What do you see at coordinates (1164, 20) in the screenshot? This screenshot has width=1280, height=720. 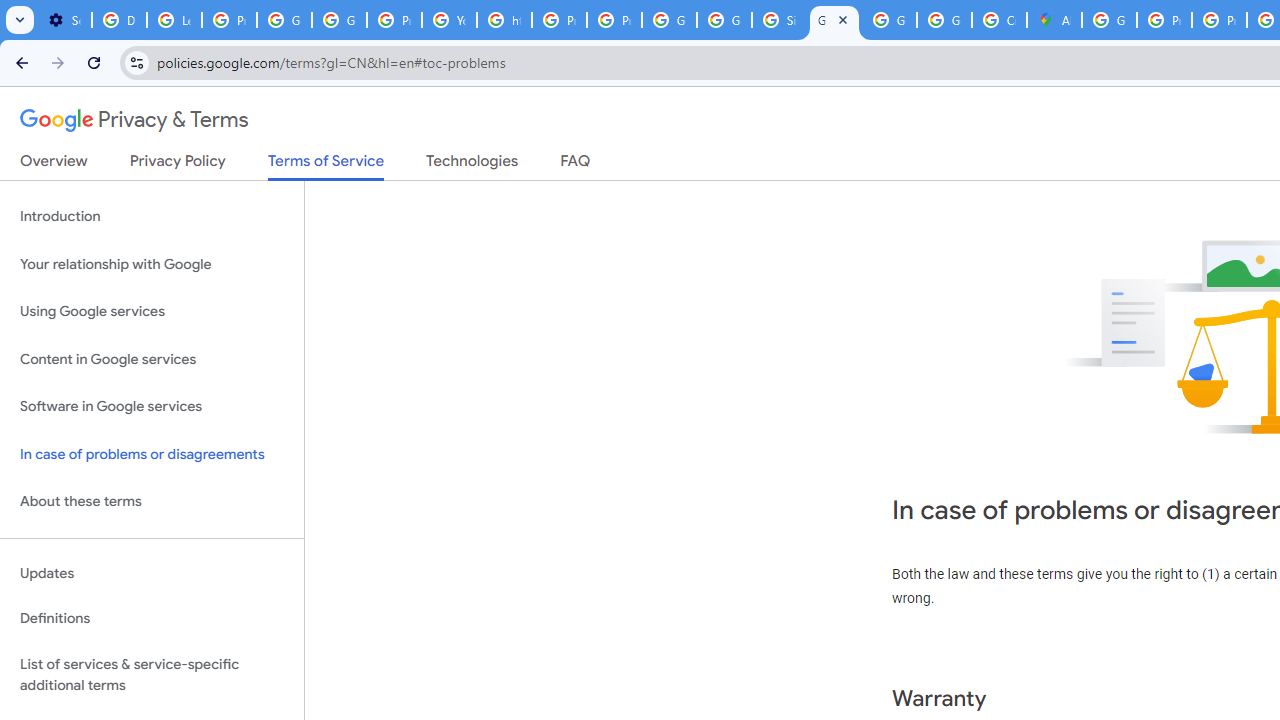 I see `'Privacy Help Center - Policies Help'` at bounding box center [1164, 20].